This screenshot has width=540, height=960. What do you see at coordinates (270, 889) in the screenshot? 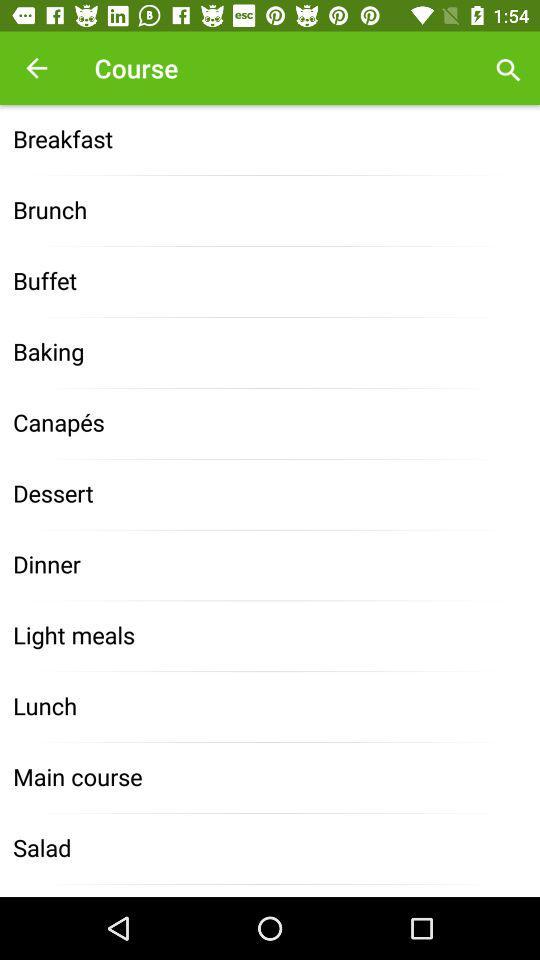
I see `item below the salad item` at bounding box center [270, 889].